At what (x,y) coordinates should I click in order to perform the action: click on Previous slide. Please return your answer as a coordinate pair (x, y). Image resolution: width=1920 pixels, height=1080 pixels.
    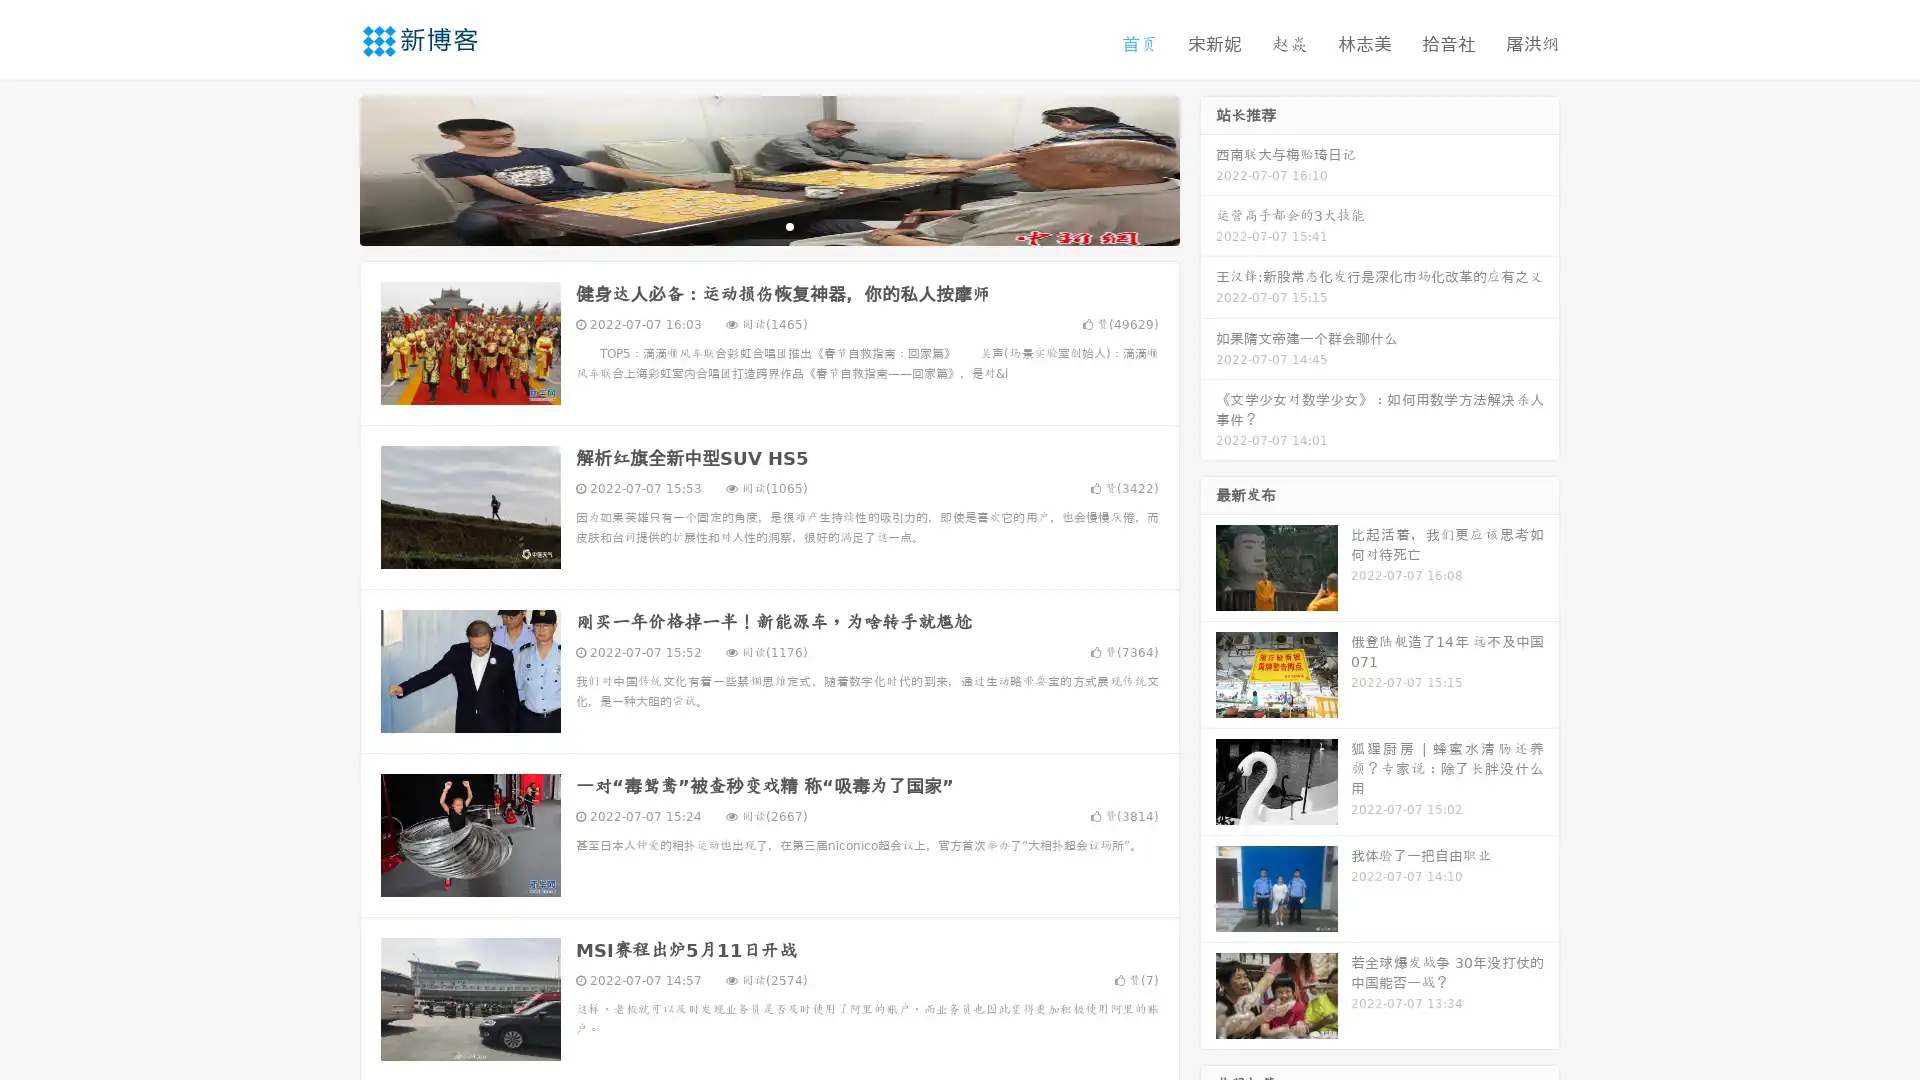
    Looking at the image, I should click on (330, 168).